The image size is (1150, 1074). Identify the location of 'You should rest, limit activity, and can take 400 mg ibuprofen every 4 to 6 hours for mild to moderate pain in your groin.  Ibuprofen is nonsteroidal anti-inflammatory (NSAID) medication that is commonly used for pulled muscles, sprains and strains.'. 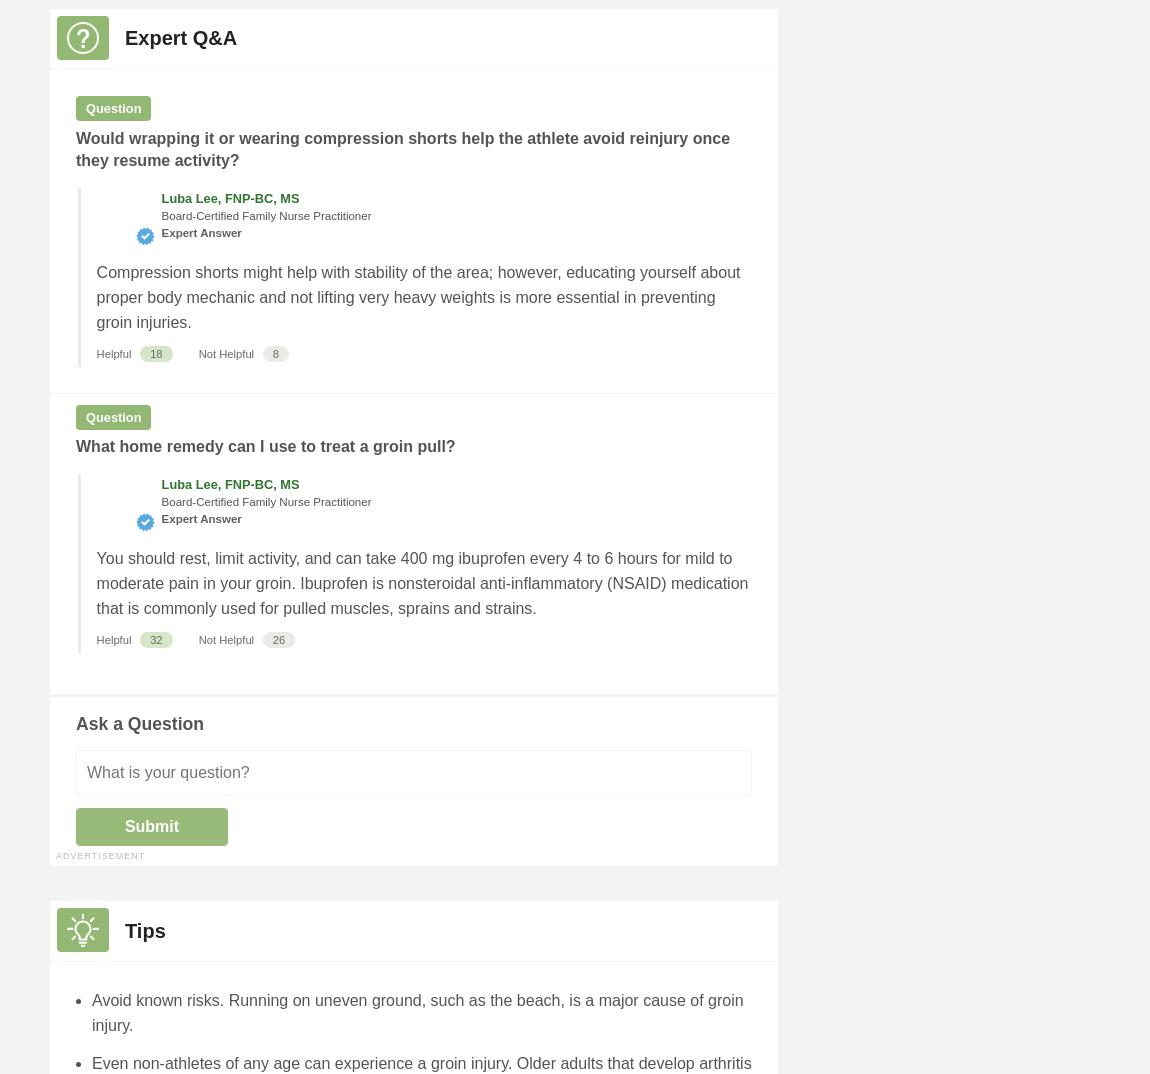
(422, 582).